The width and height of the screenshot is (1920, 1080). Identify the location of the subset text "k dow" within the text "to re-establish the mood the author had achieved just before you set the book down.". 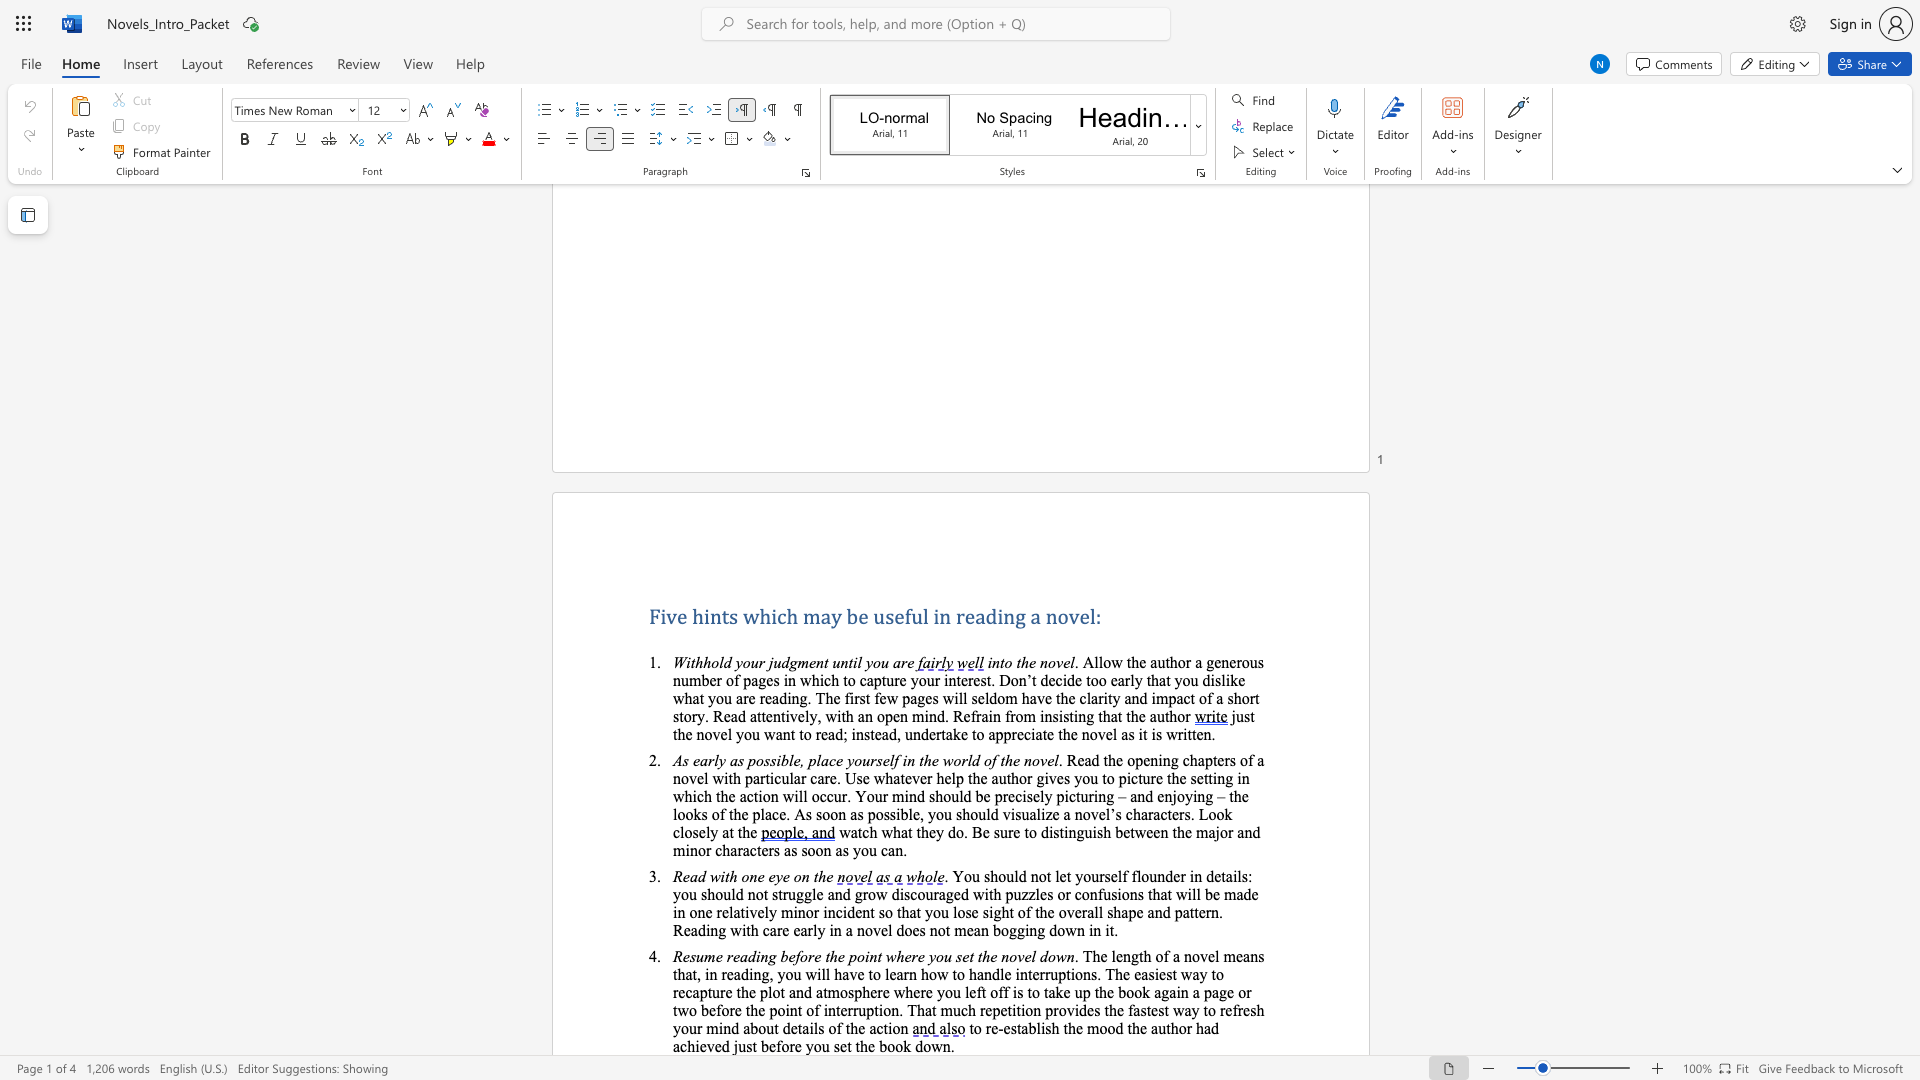
(902, 1045).